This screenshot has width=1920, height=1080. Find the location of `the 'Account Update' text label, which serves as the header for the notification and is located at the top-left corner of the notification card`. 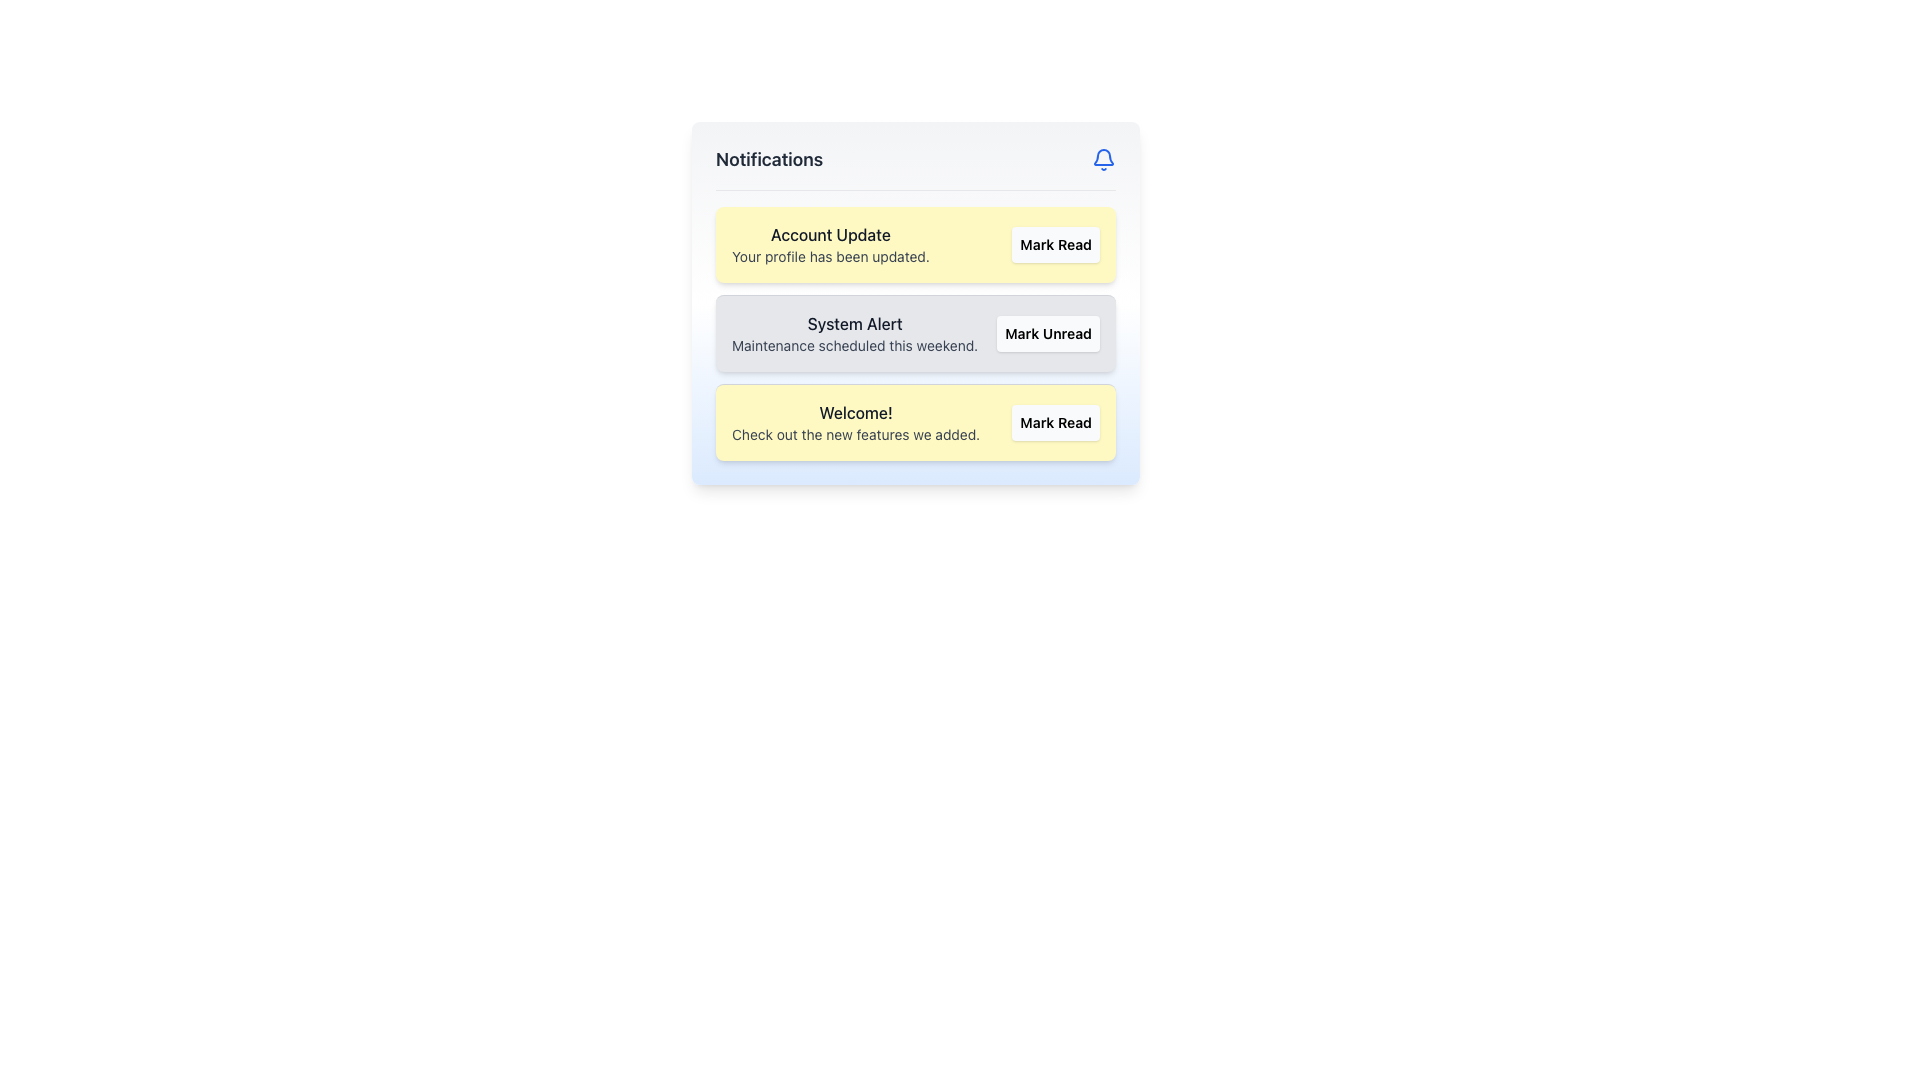

the 'Account Update' text label, which serves as the header for the notification and is located at the top-left corner of the notification card is located at coordinates (830, 234).